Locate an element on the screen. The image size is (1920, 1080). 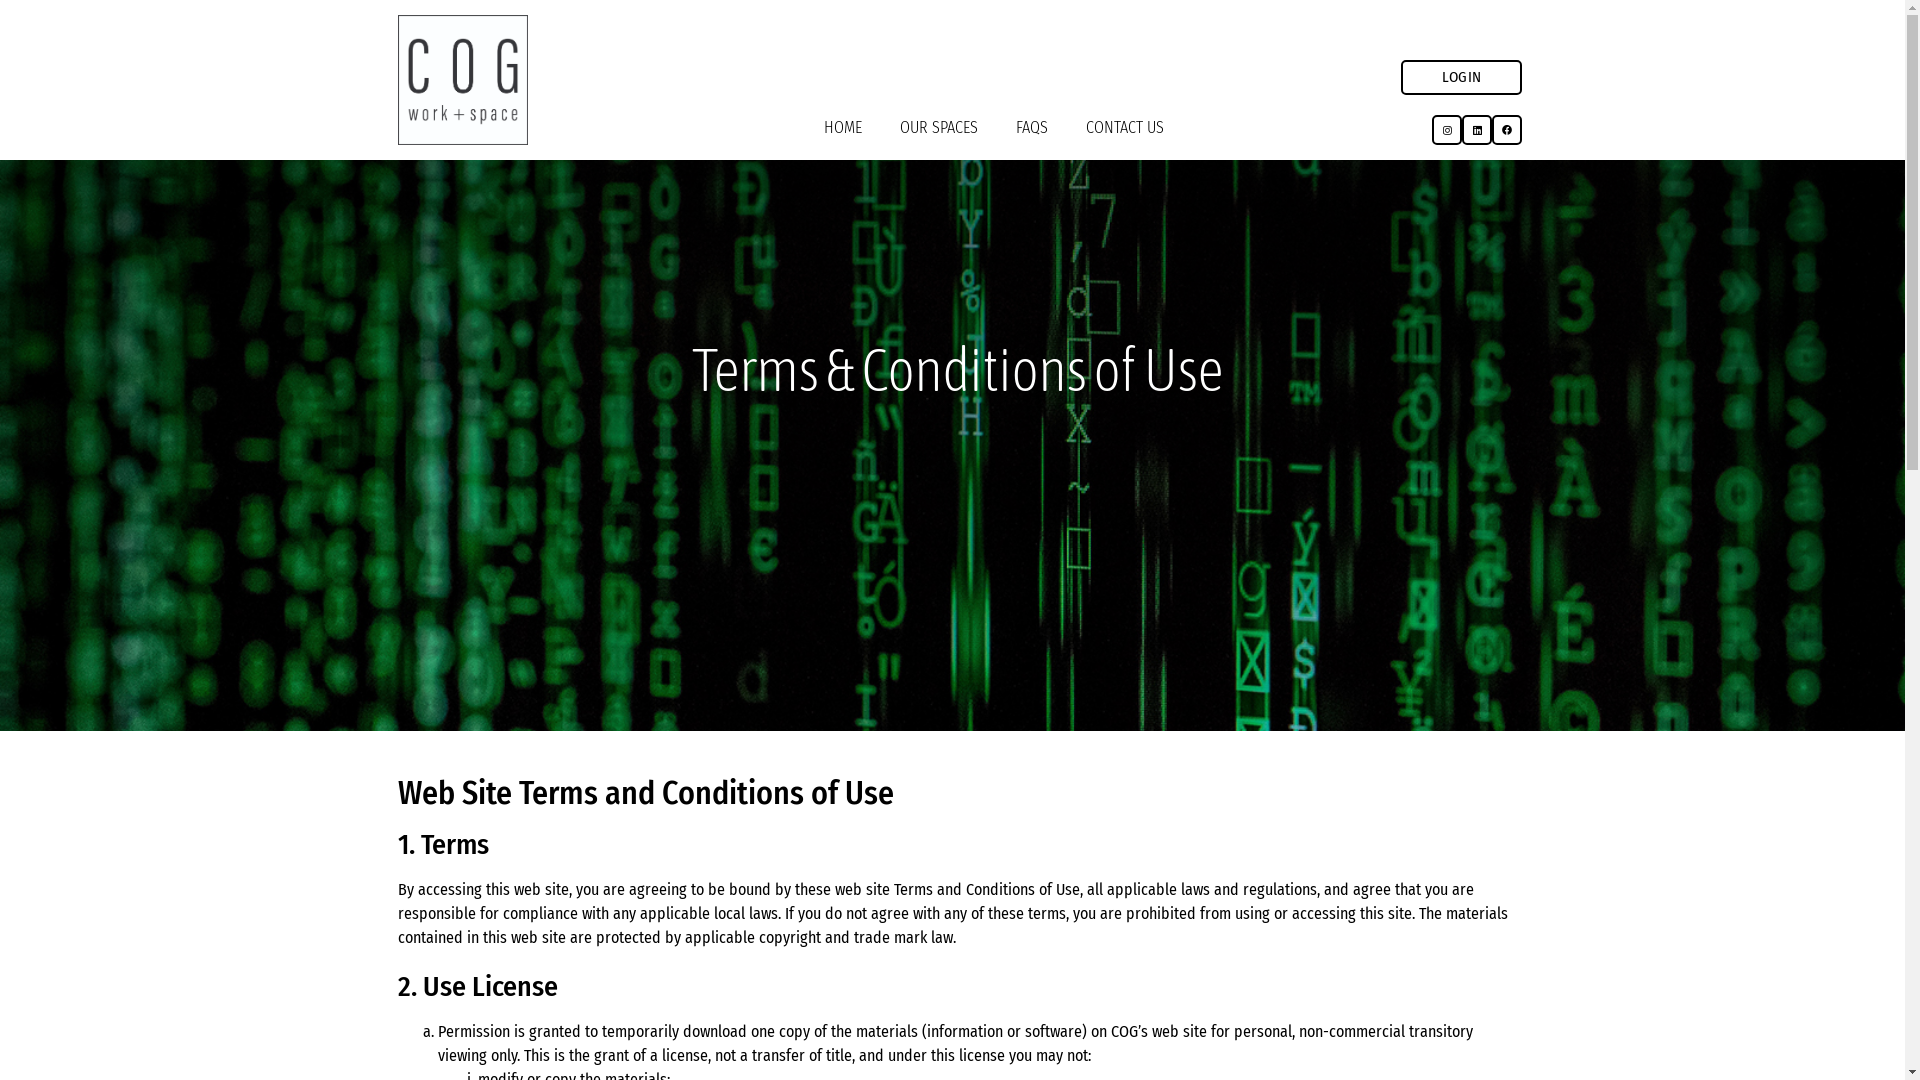
'HOME' is located at coordinates (843, 127).